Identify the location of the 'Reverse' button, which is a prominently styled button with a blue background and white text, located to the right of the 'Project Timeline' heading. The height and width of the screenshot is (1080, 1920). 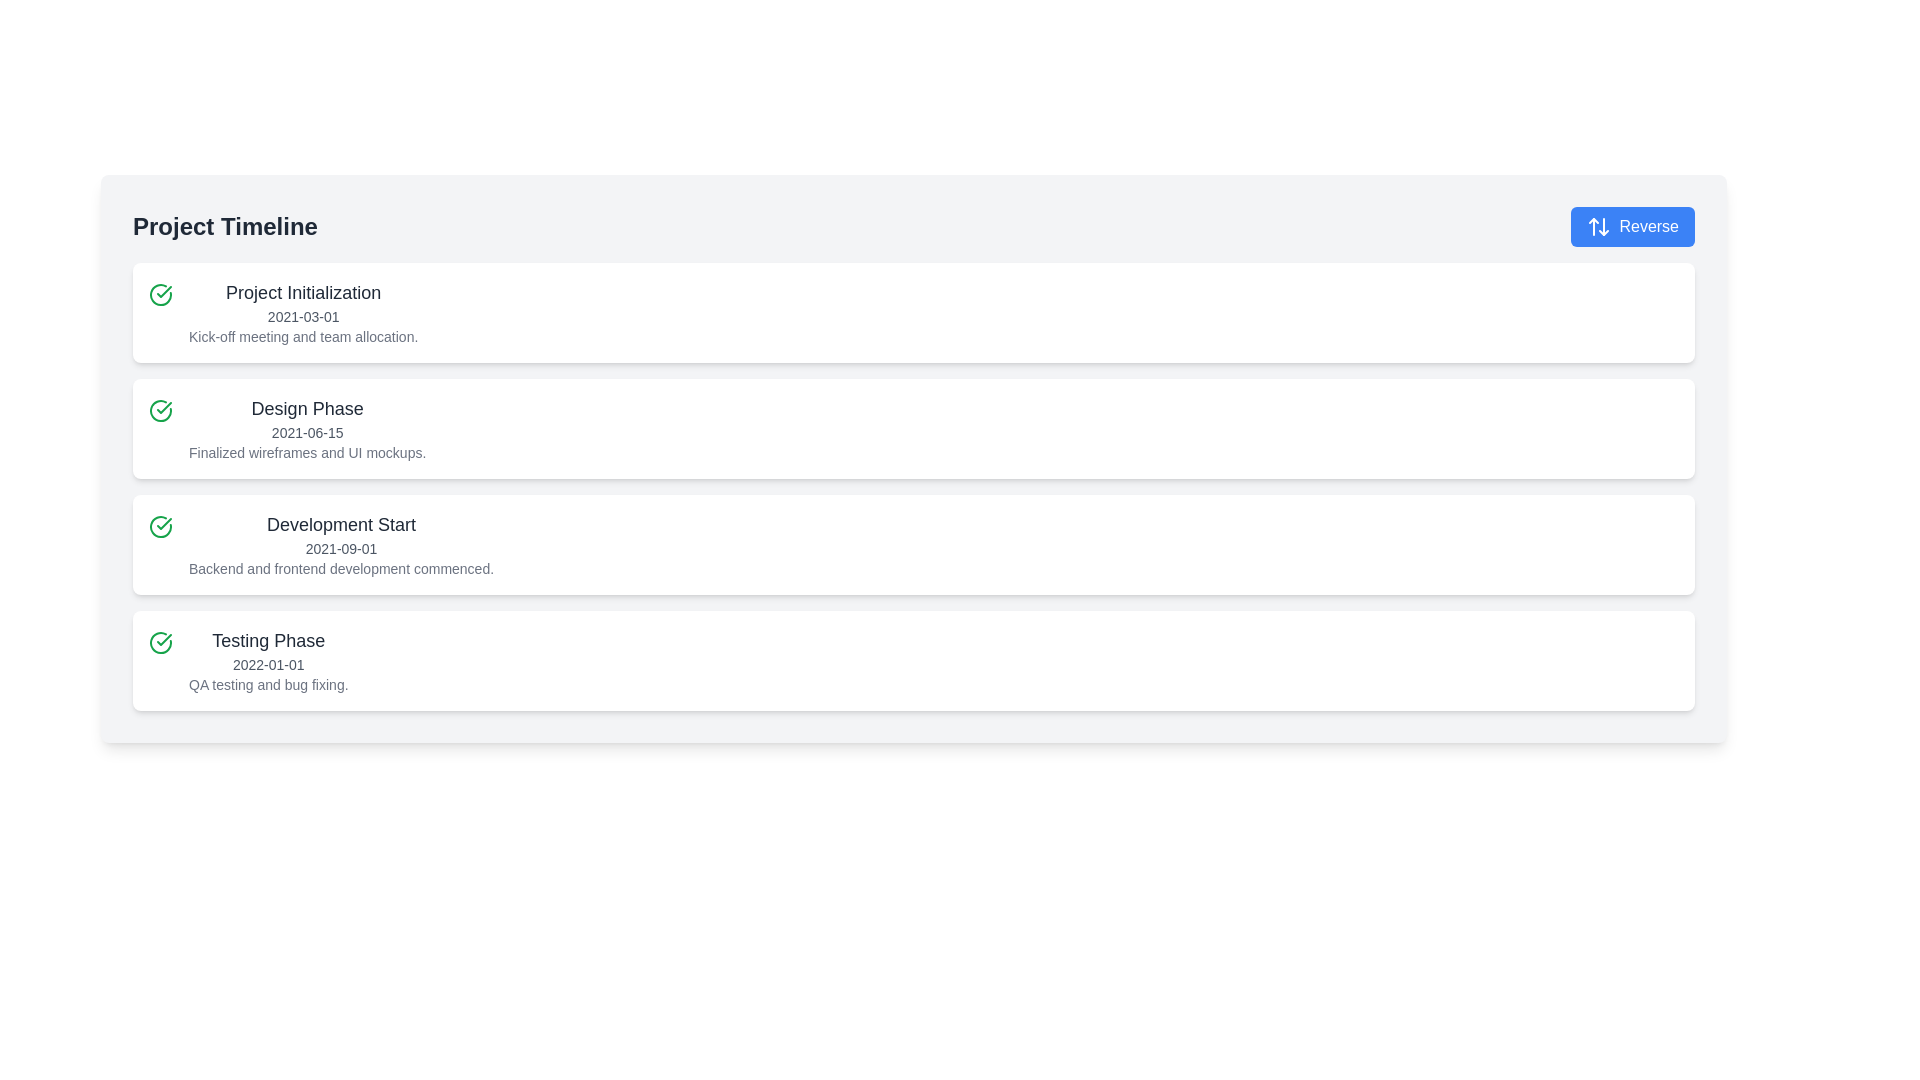
(1633, 226).